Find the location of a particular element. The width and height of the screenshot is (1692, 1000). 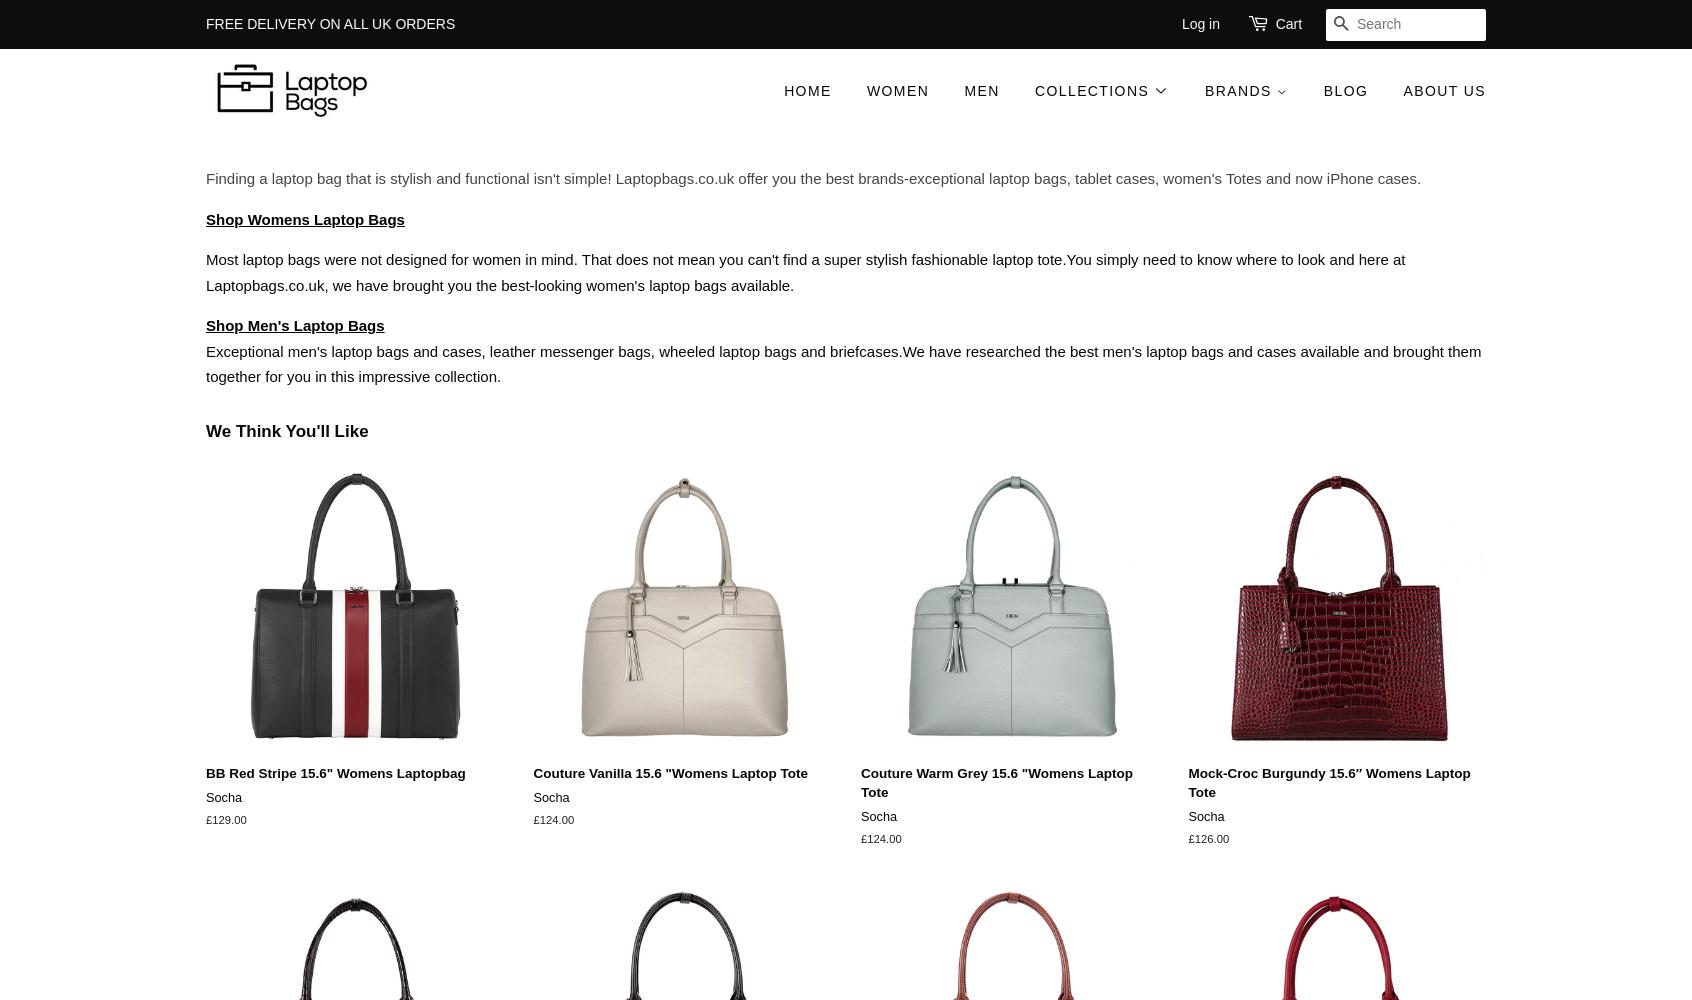

'Finding a laptop bag that is stylish and functional isn't simple! Laptopbags.co.uk offer you the best brands-exceptional' is located at coordinates (594, 178).